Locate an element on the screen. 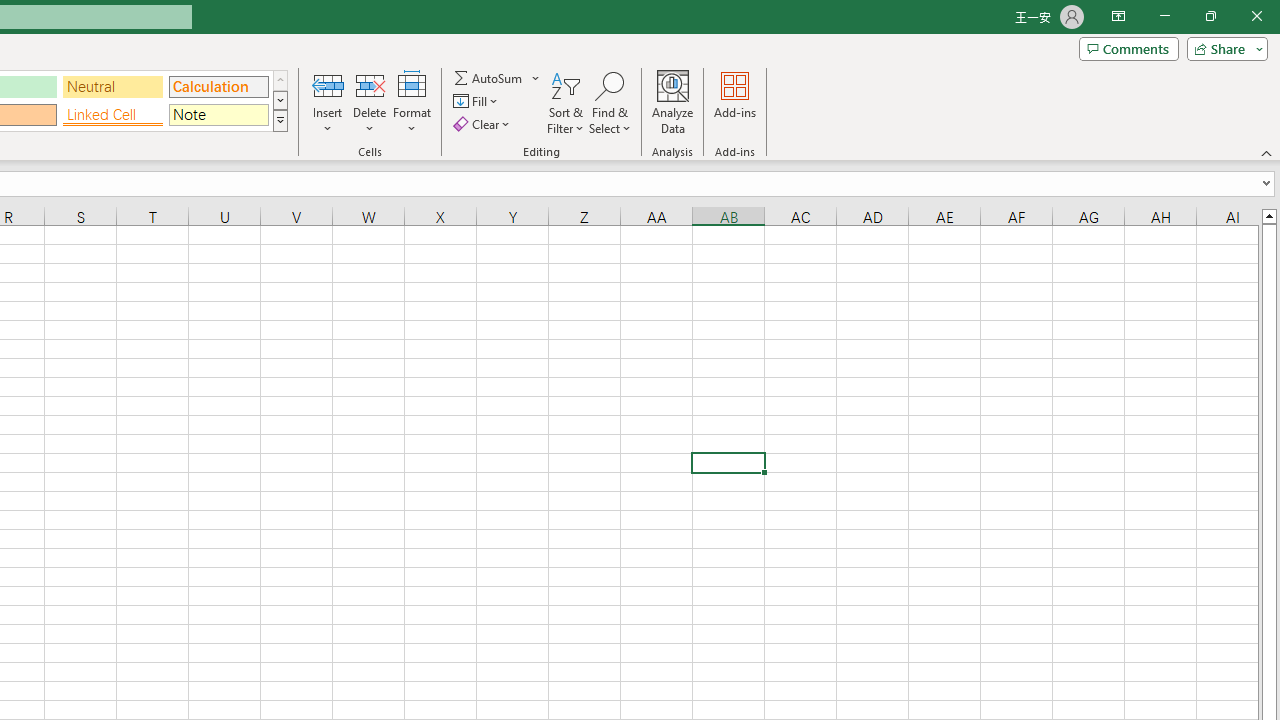 The height and width of the screenshot is (720, 1280). 'AutoSum' is located at coordinates (497, 77).